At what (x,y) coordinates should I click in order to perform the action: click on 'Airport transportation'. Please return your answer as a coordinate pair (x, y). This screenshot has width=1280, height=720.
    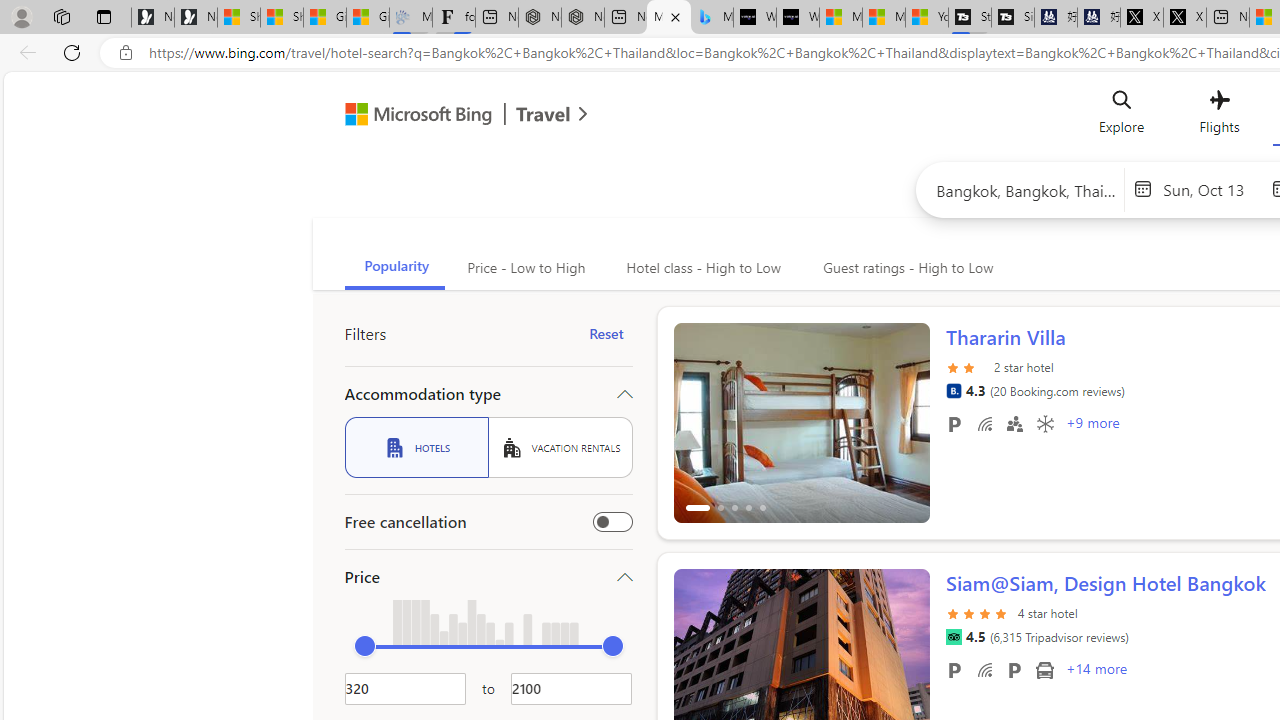
    Looking at the image, I should click on (1043, 669).